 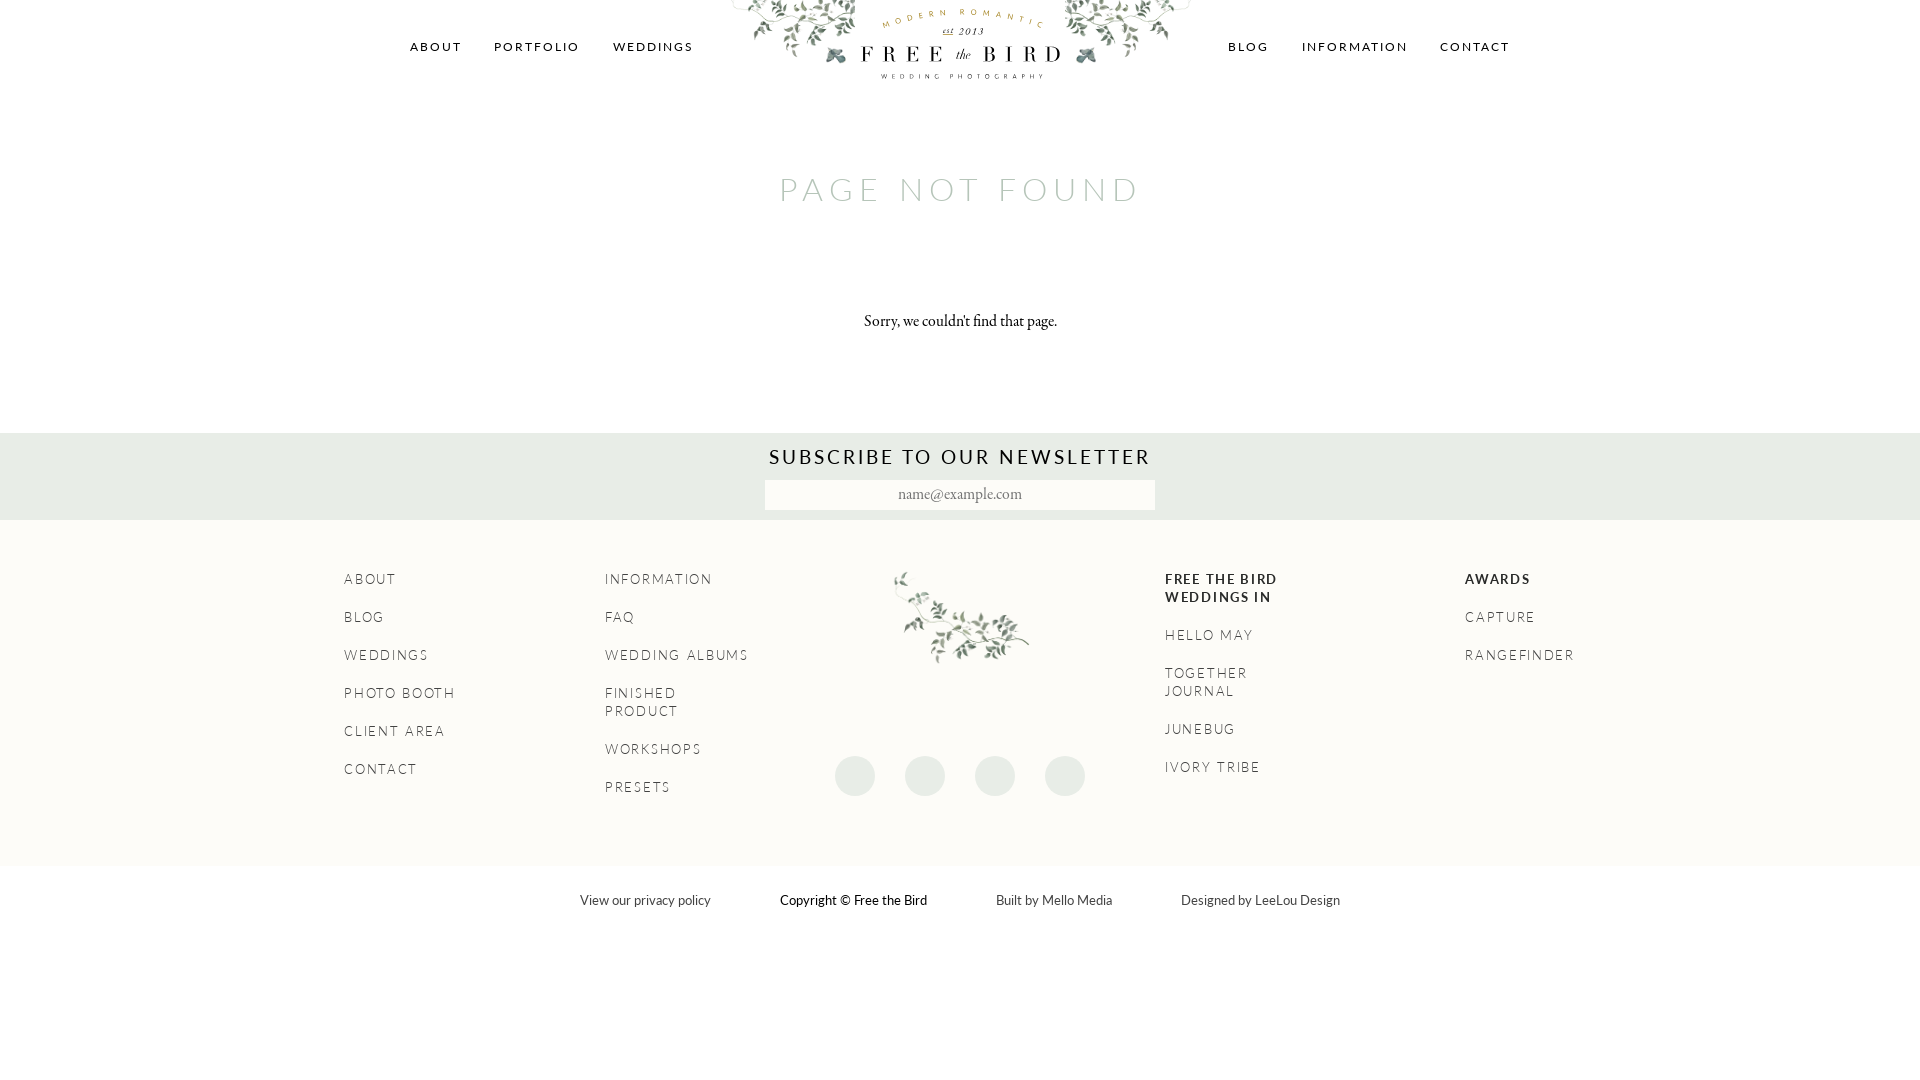 I want to click on 'CAPTURE', so click(x=1500, y=616).